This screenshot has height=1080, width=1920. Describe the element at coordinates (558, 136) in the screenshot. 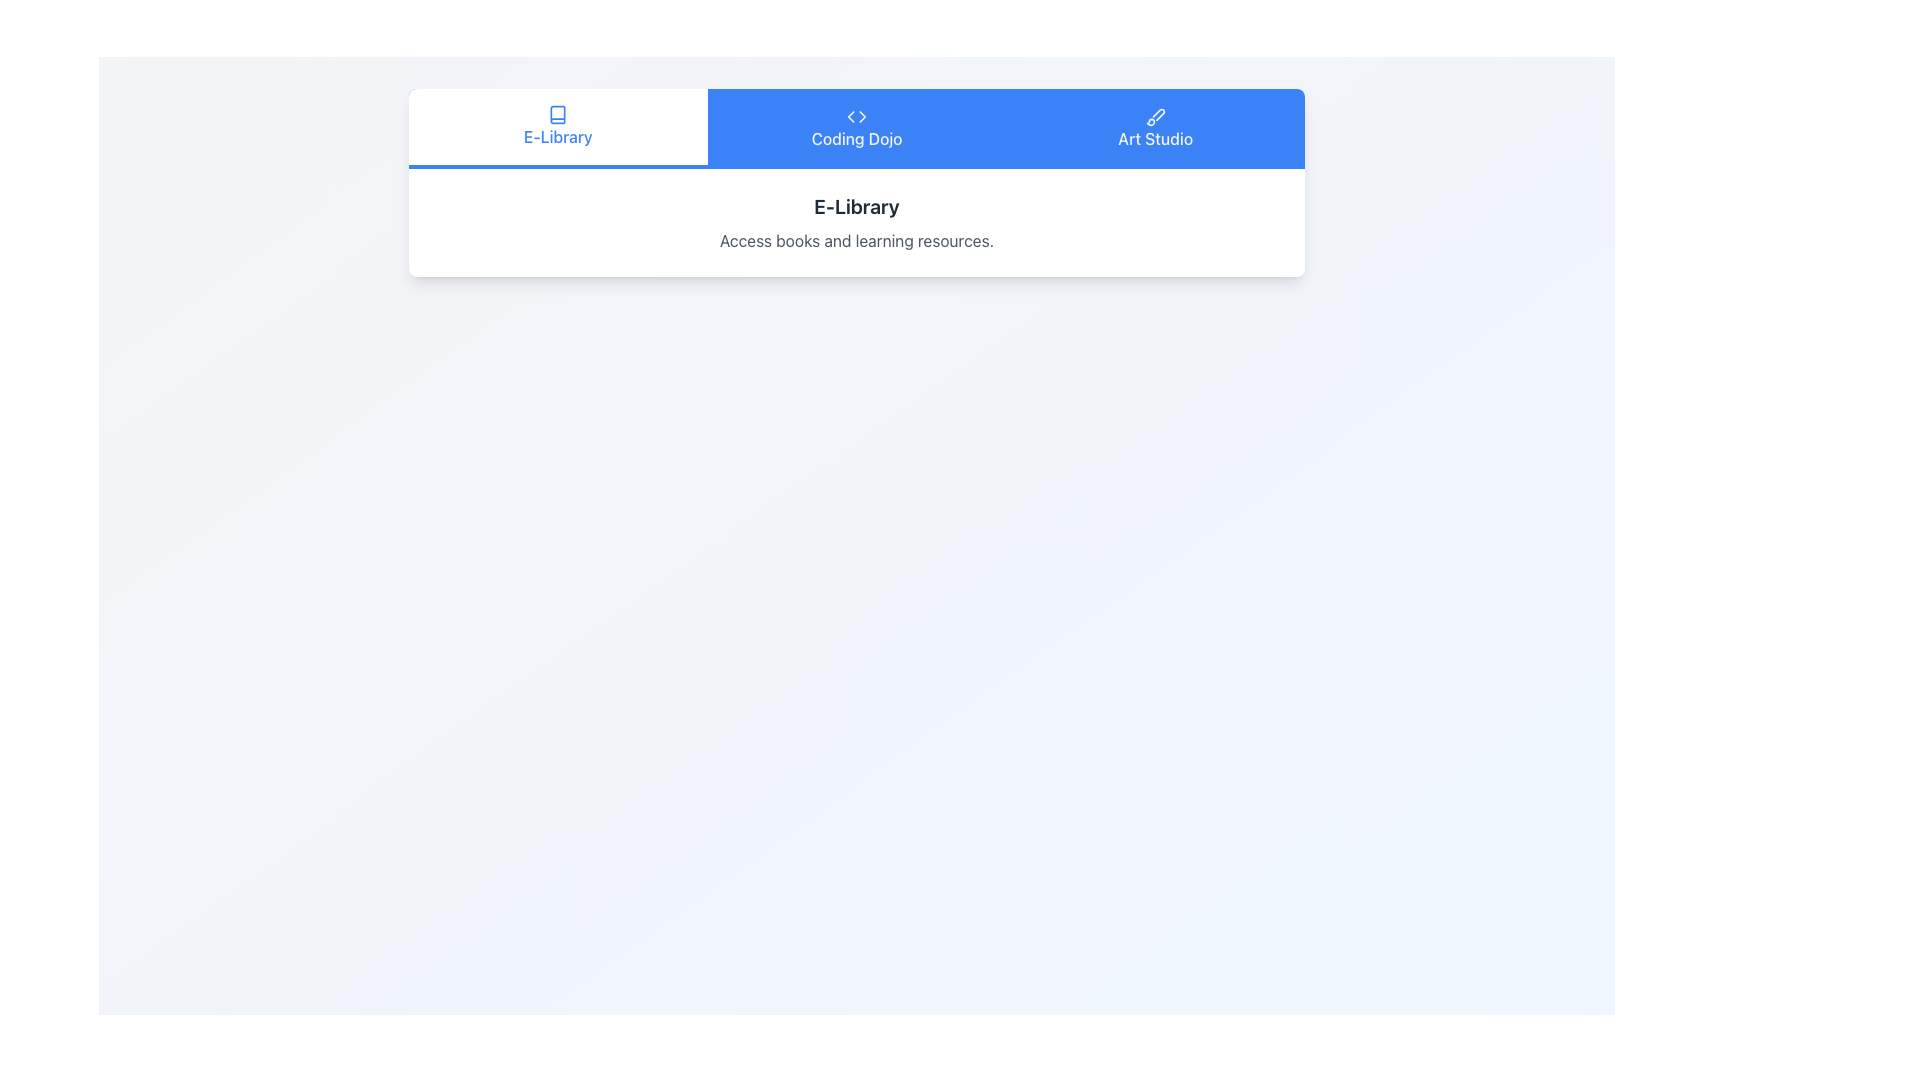

I see `text label 'E-Library' located in the top-center section of the interface, styled in blue below the book icon in the navigation tab` at that location.